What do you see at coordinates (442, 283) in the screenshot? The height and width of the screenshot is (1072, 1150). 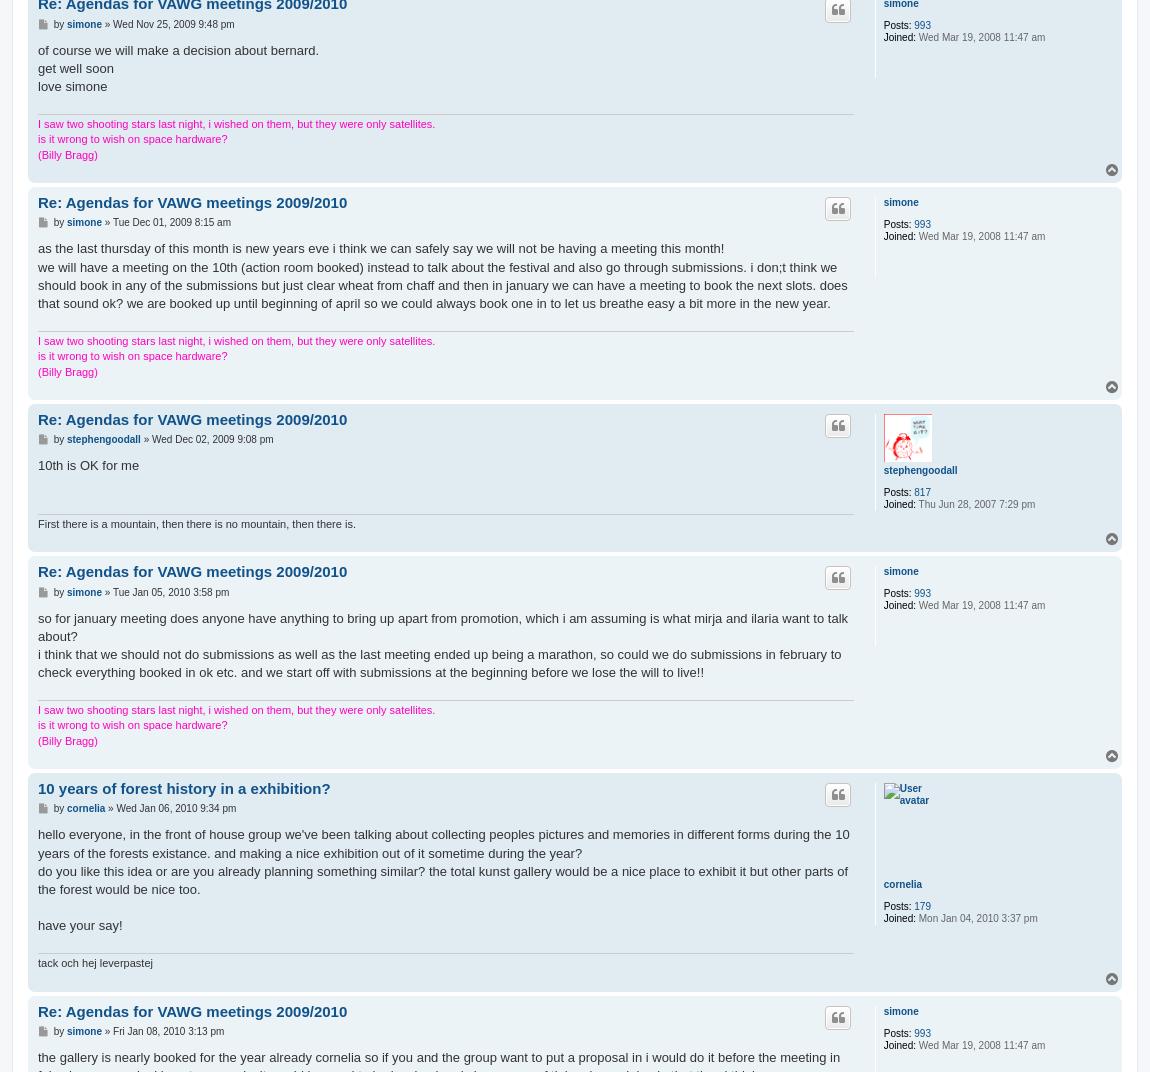 I see `'we will have a meeting on the 10th (action room booked) instead to talk about the festival and also go through submissions. i don;t think we should book in any of the submissions but just clear wheat from chaff and then in january we can have a meeting to book the next slots. does that sound ok? we are booked up until beginning of april so we could always book one in to let us breathe easy a bit more  in the new year.'` at bounding box center [442, 283].